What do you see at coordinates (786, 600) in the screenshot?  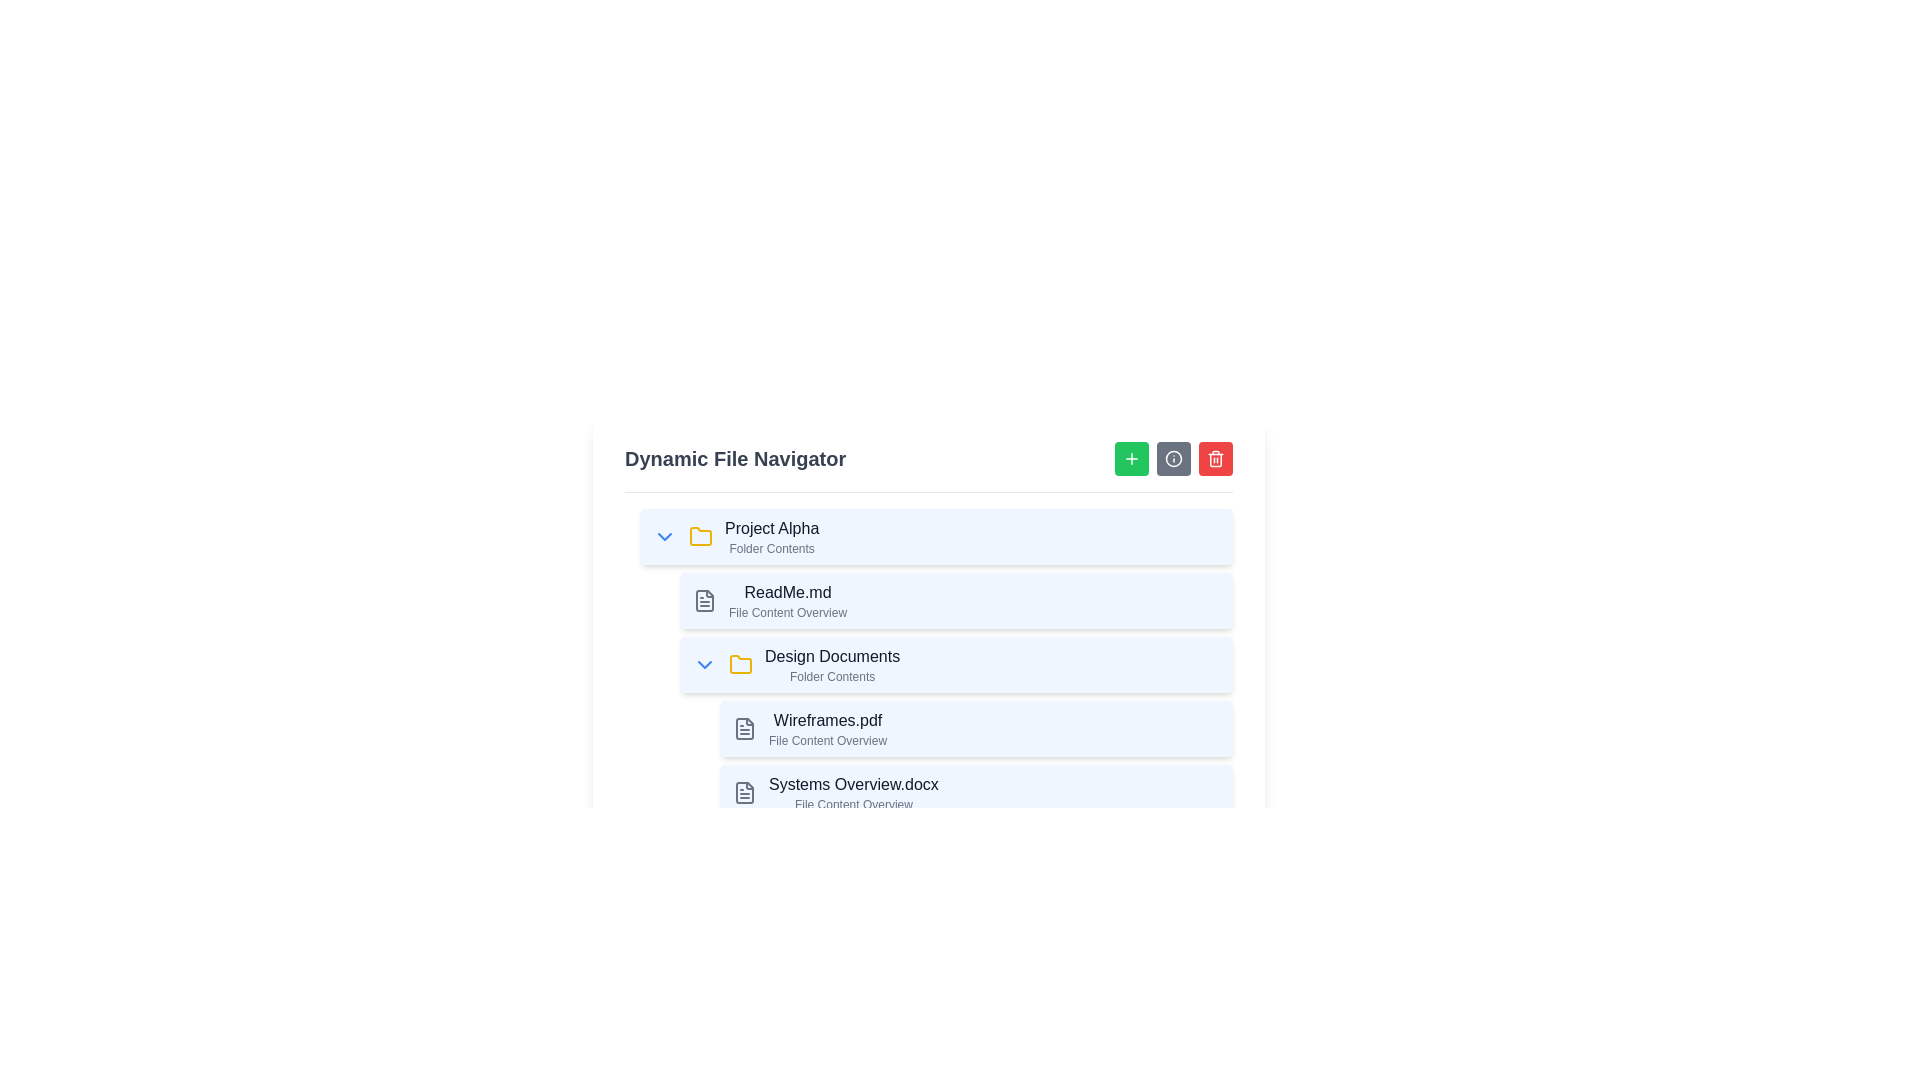 I see `the 'ReadMe.md' text label in the file navigator interface` at bounding box center [786, 600].